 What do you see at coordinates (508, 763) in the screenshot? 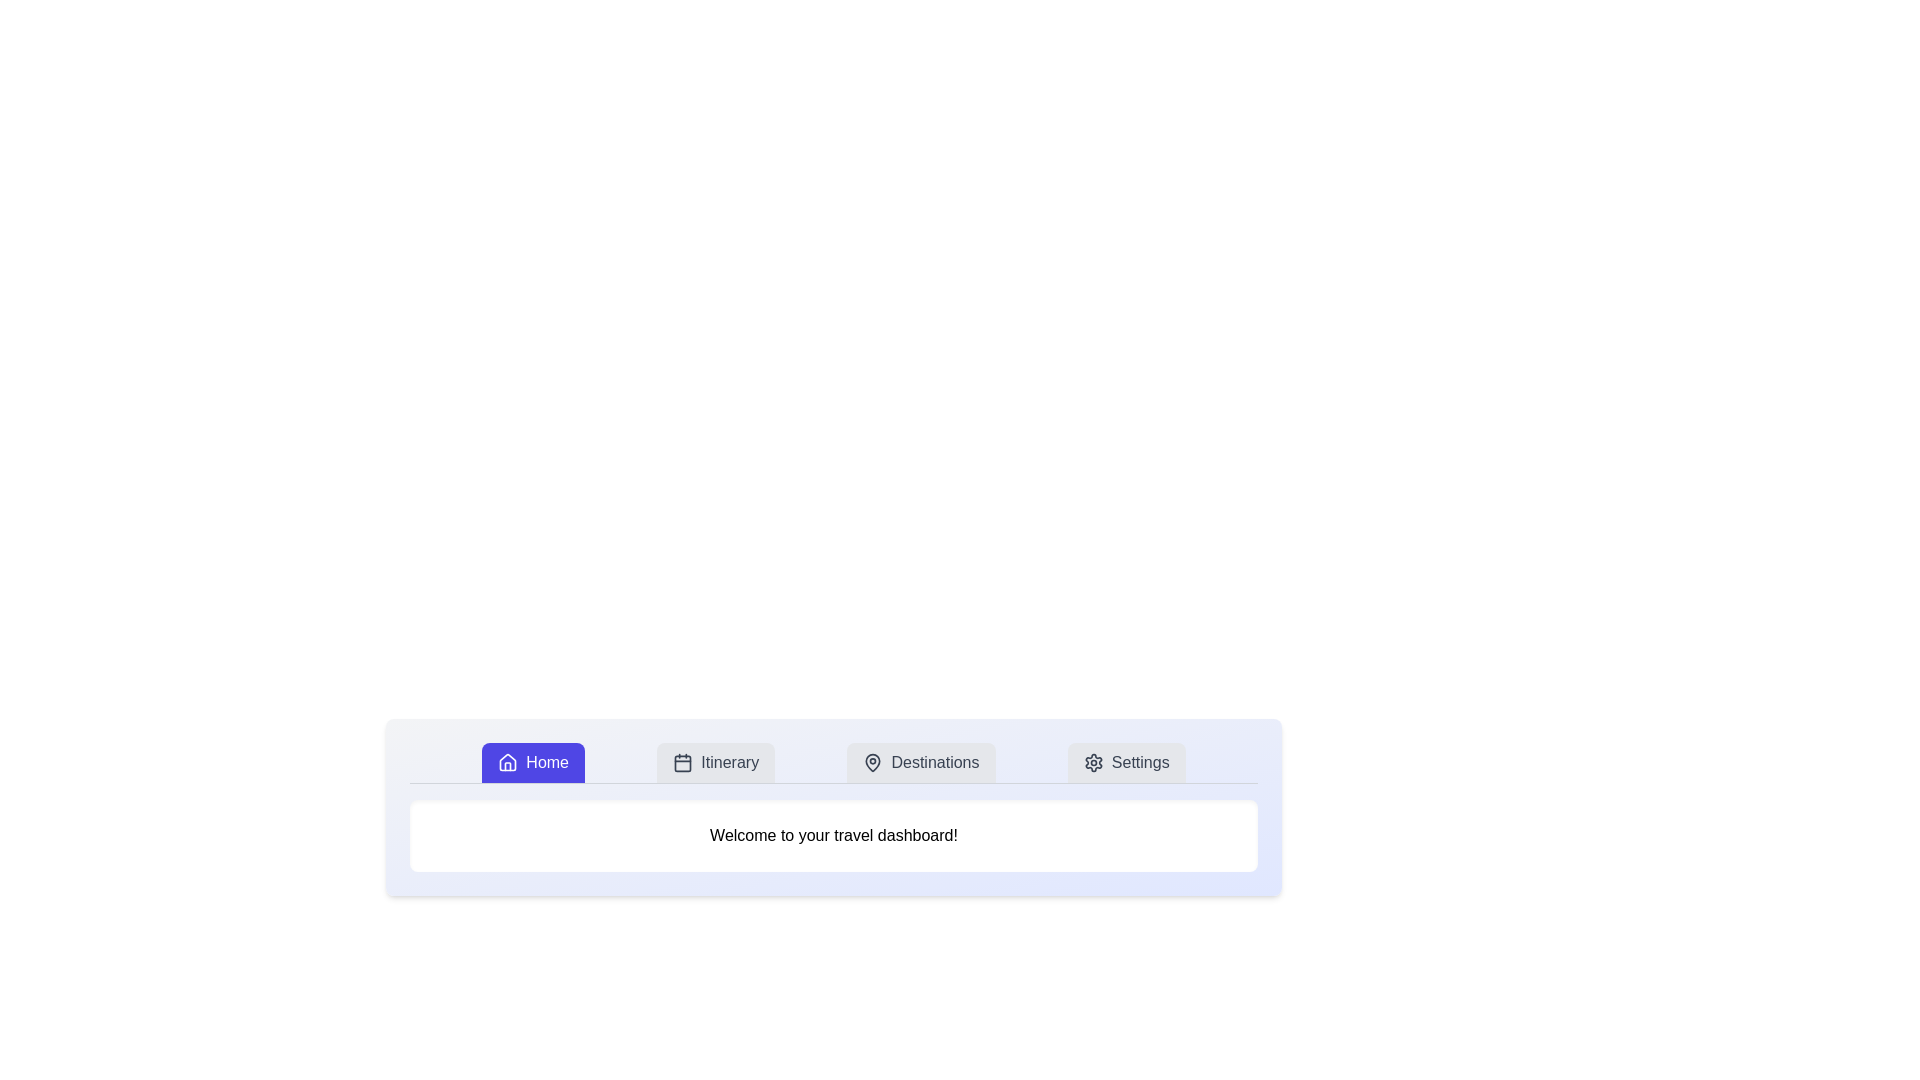
I see `the house icon located in the navigation bar, which is adjacent to the label 'Home'` at bounding box center [508, 763].